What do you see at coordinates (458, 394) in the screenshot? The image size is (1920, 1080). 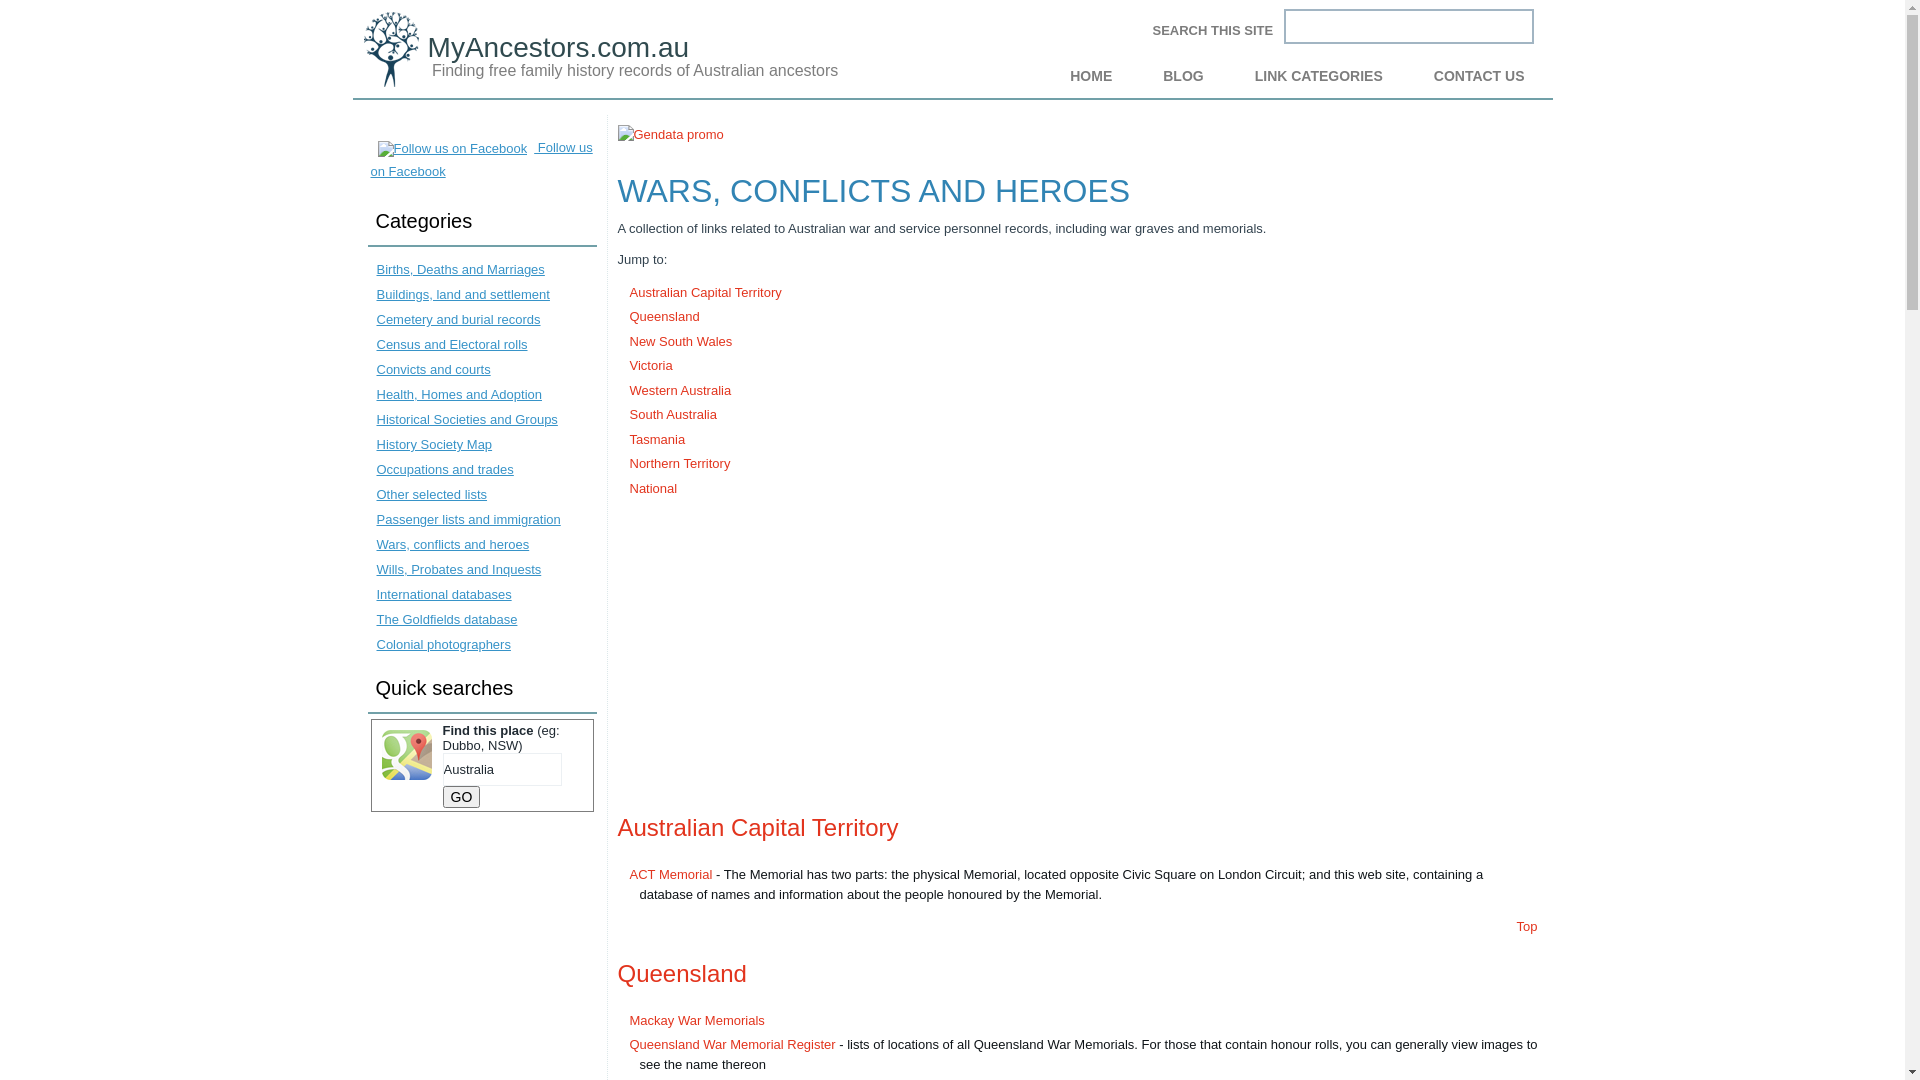 I see `'Health, Homes and Adoption'` at bounding box center [458, 394].